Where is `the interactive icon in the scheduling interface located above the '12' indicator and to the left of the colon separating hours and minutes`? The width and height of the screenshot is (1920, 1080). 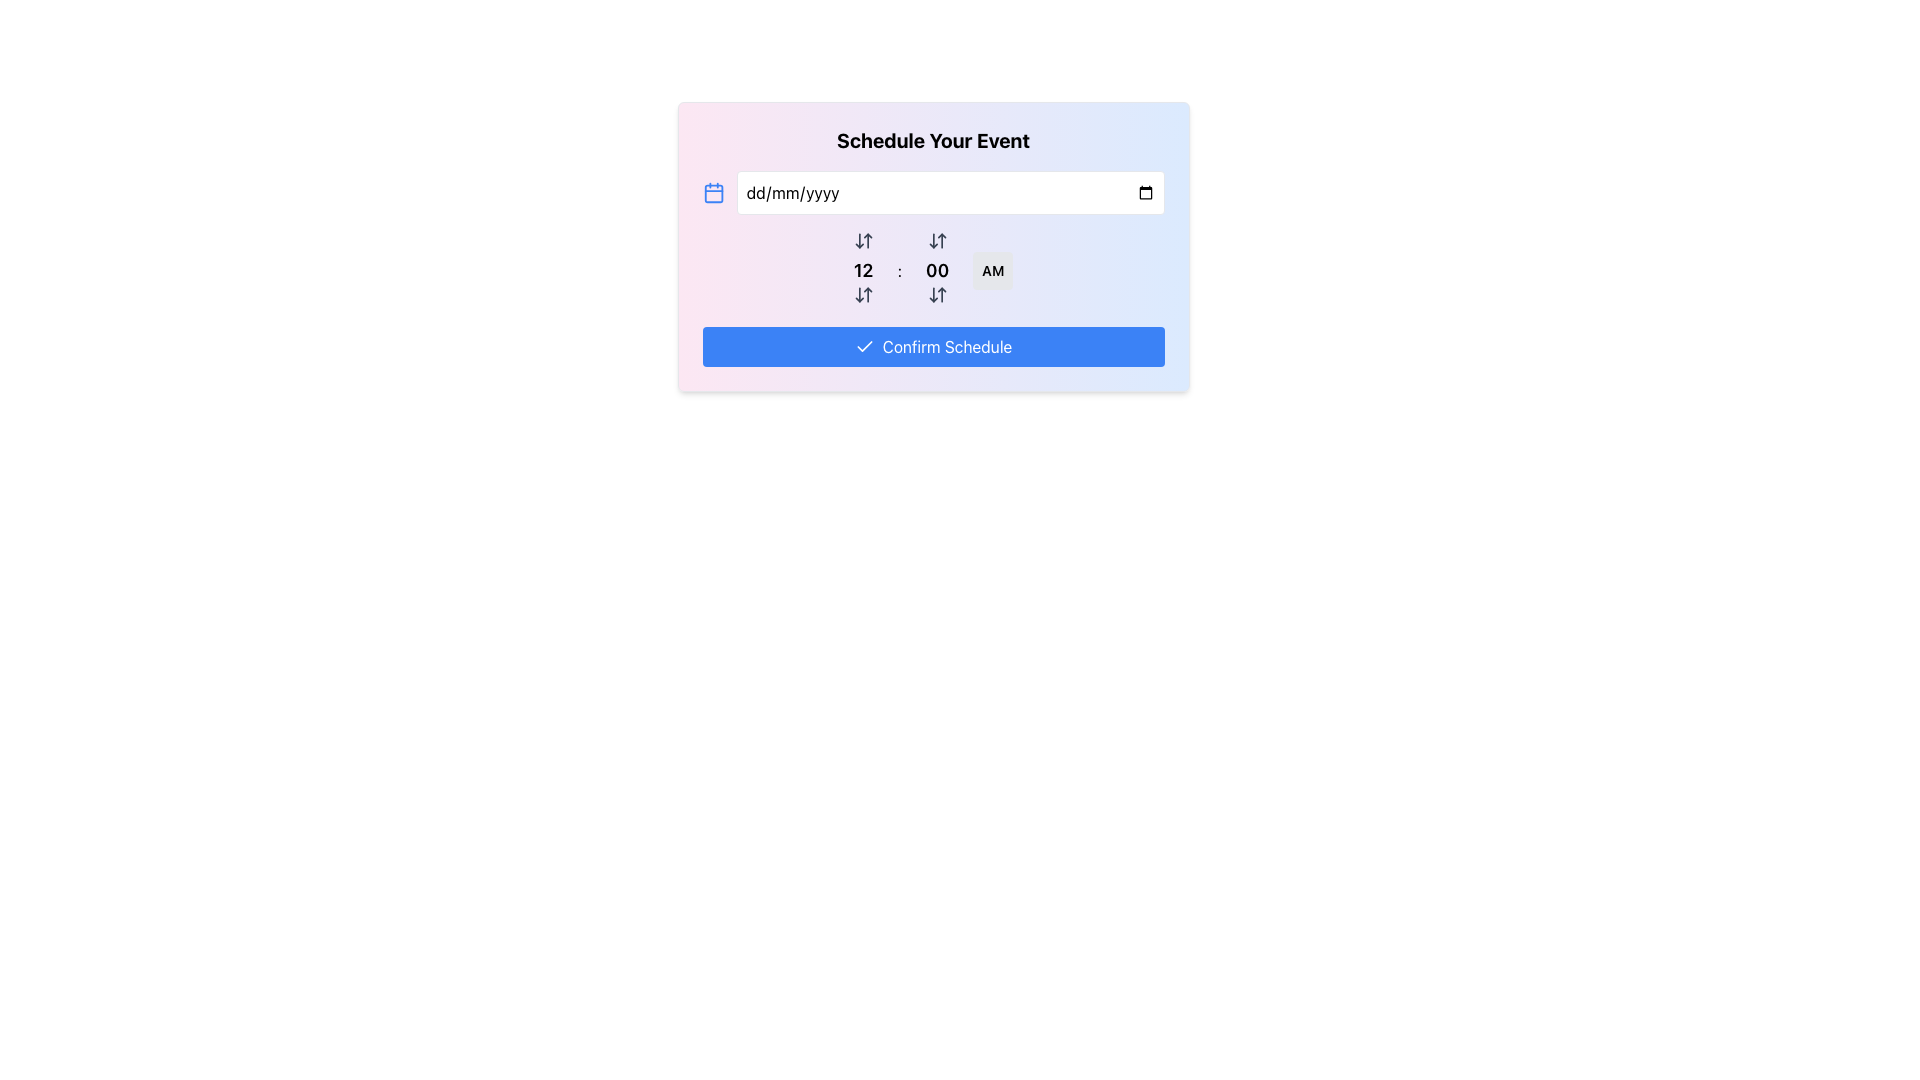
the interactive icon in the scheduling interface located above the '12' indicator and to the left of the colon separating hours and minutes is located at coordinates (863, 239).